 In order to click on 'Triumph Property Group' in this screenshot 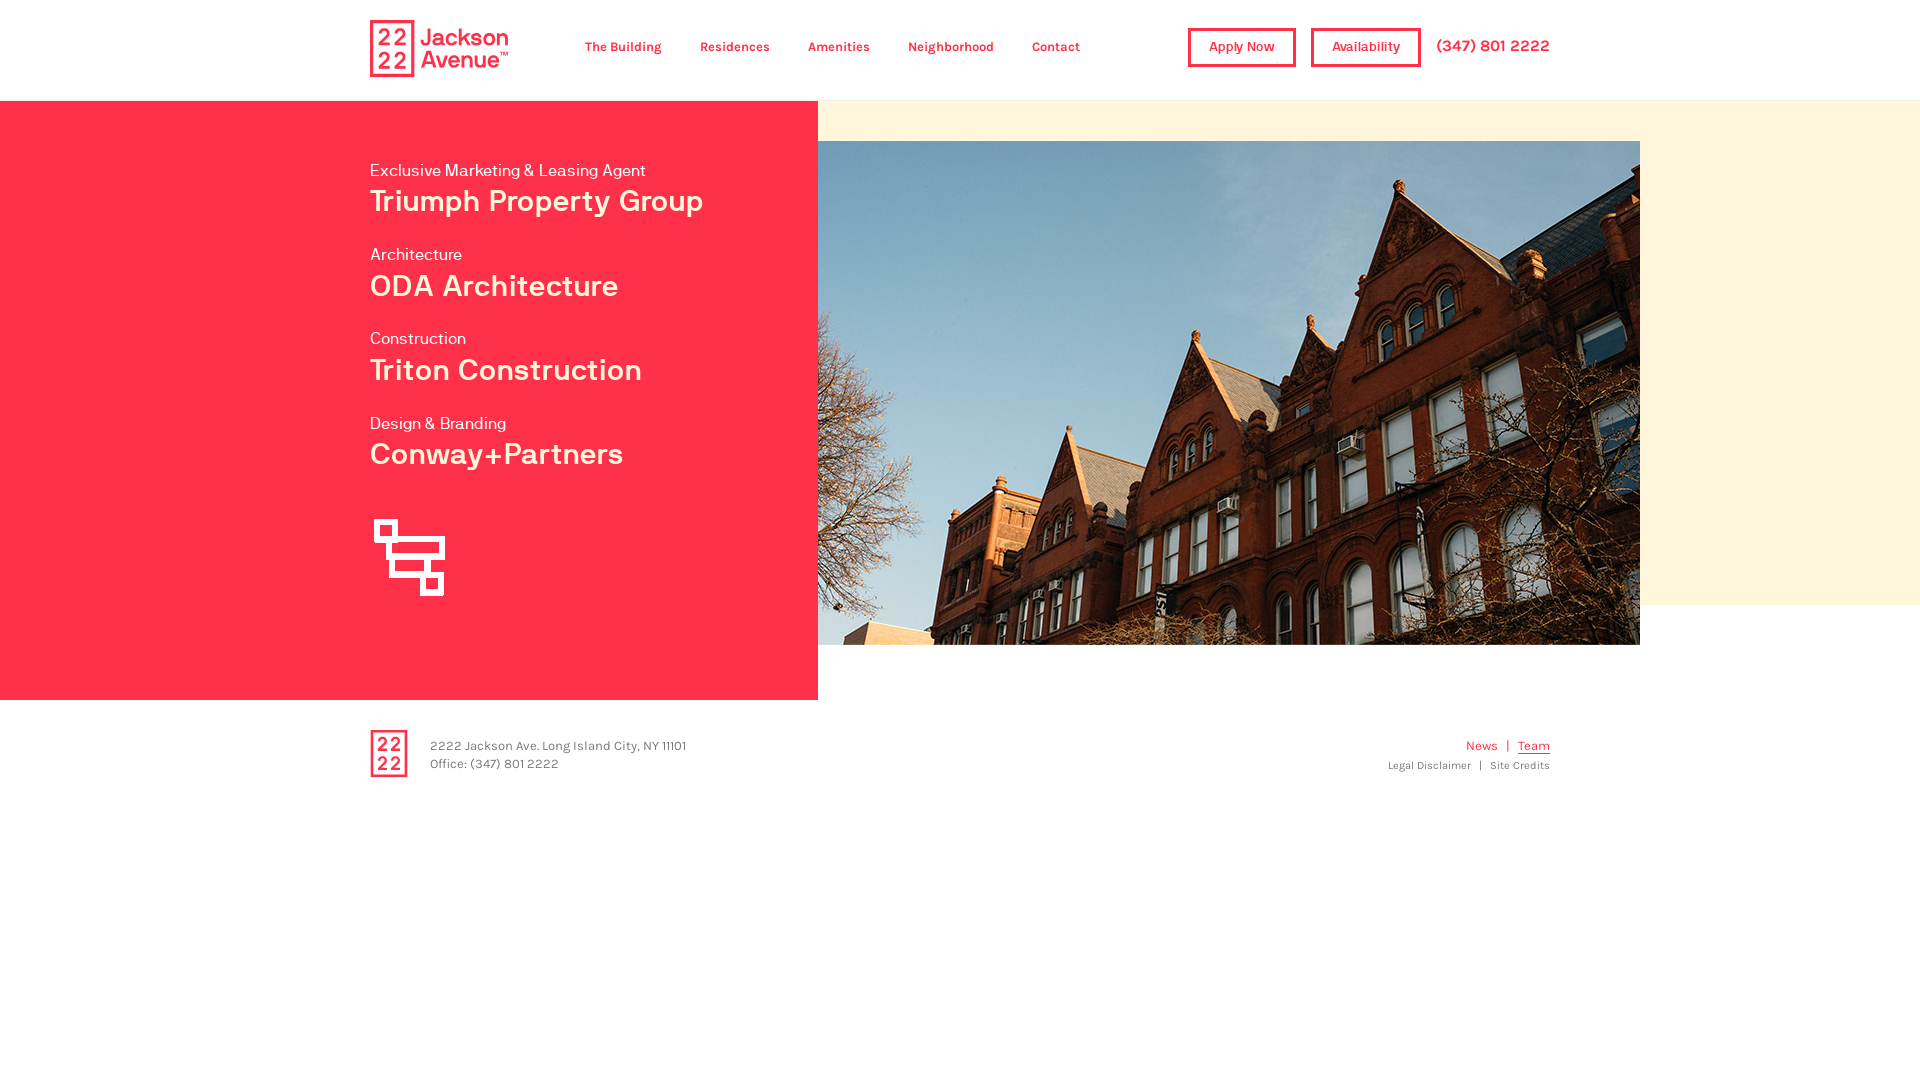, I will do `click(537, 201)`.